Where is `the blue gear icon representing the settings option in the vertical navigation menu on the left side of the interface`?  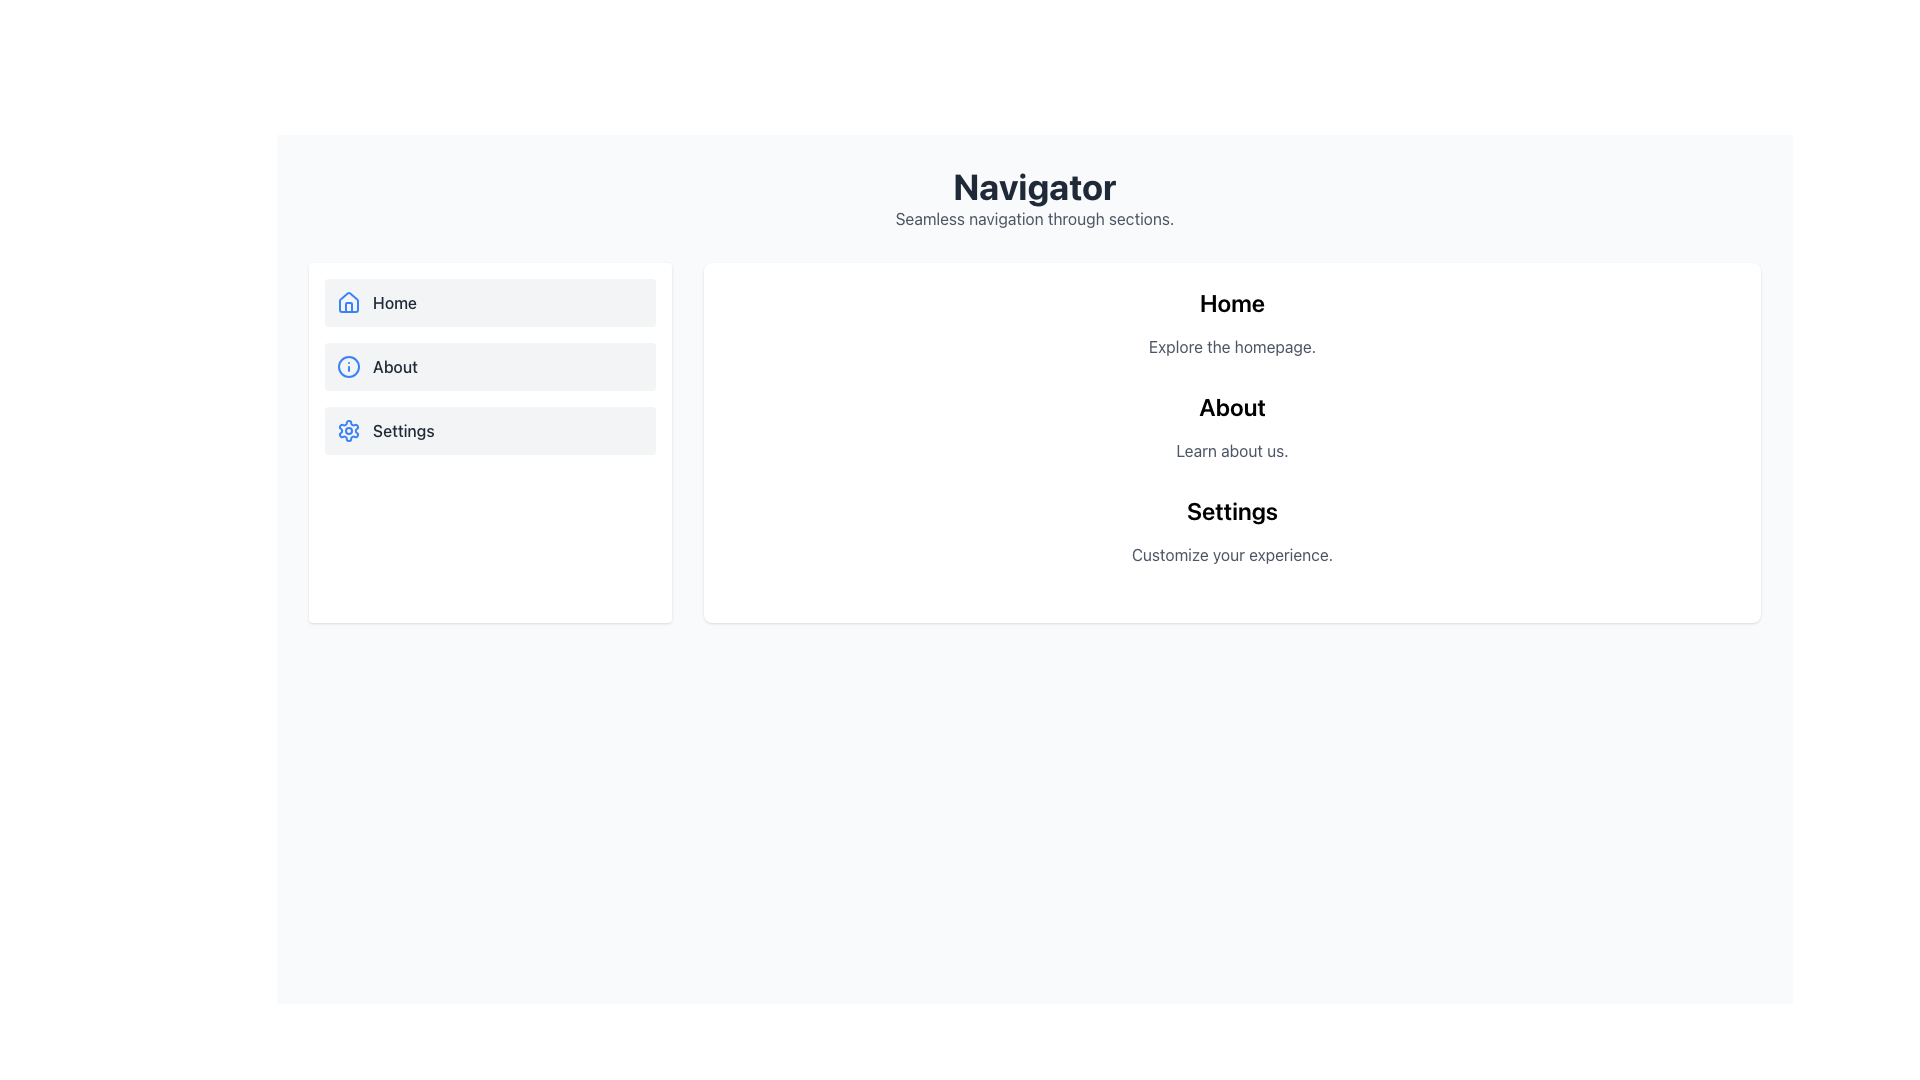 the blue gear icon representing the settings option in the vertical navigation menu on the left side of the interface is located at coordinates (349, 430).